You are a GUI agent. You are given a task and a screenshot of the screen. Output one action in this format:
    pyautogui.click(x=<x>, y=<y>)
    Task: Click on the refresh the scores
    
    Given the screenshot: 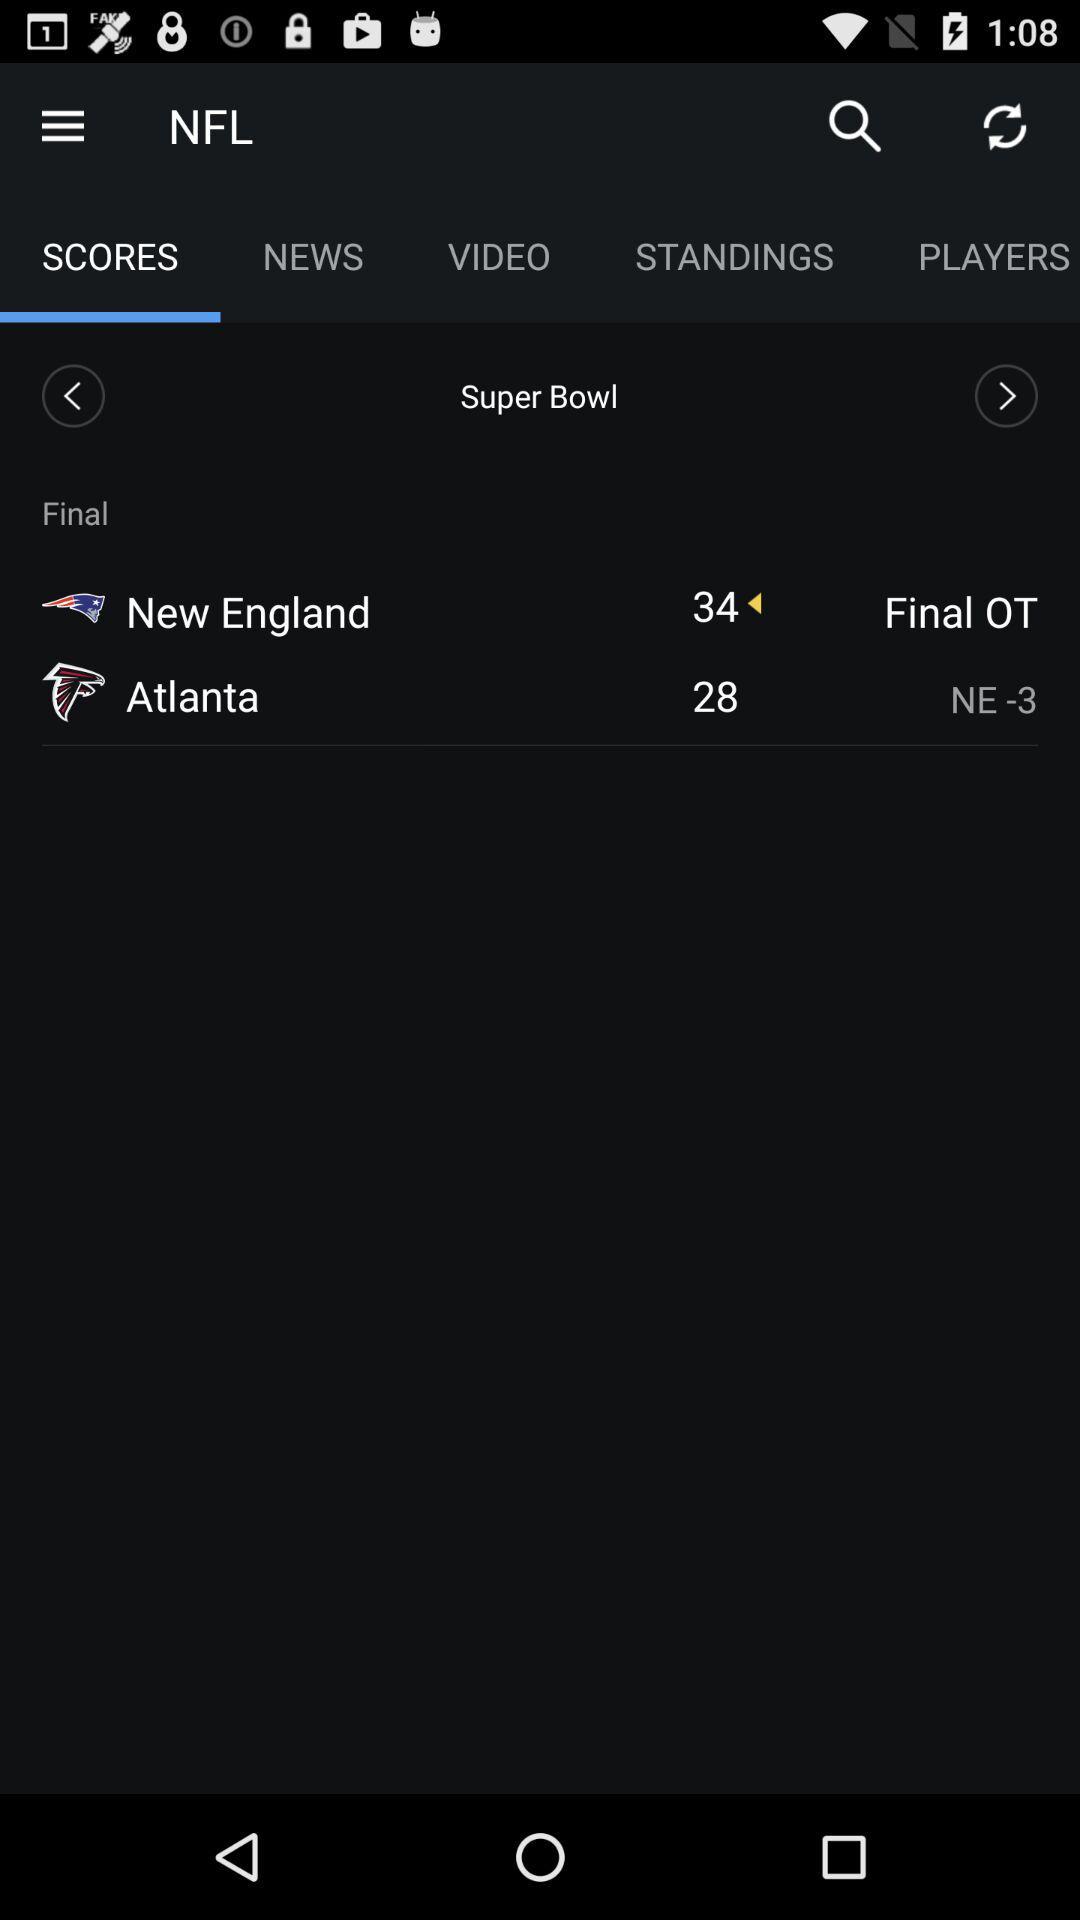 What is the action you would take?
    pyautogui.click(x=1005, y=124)
    